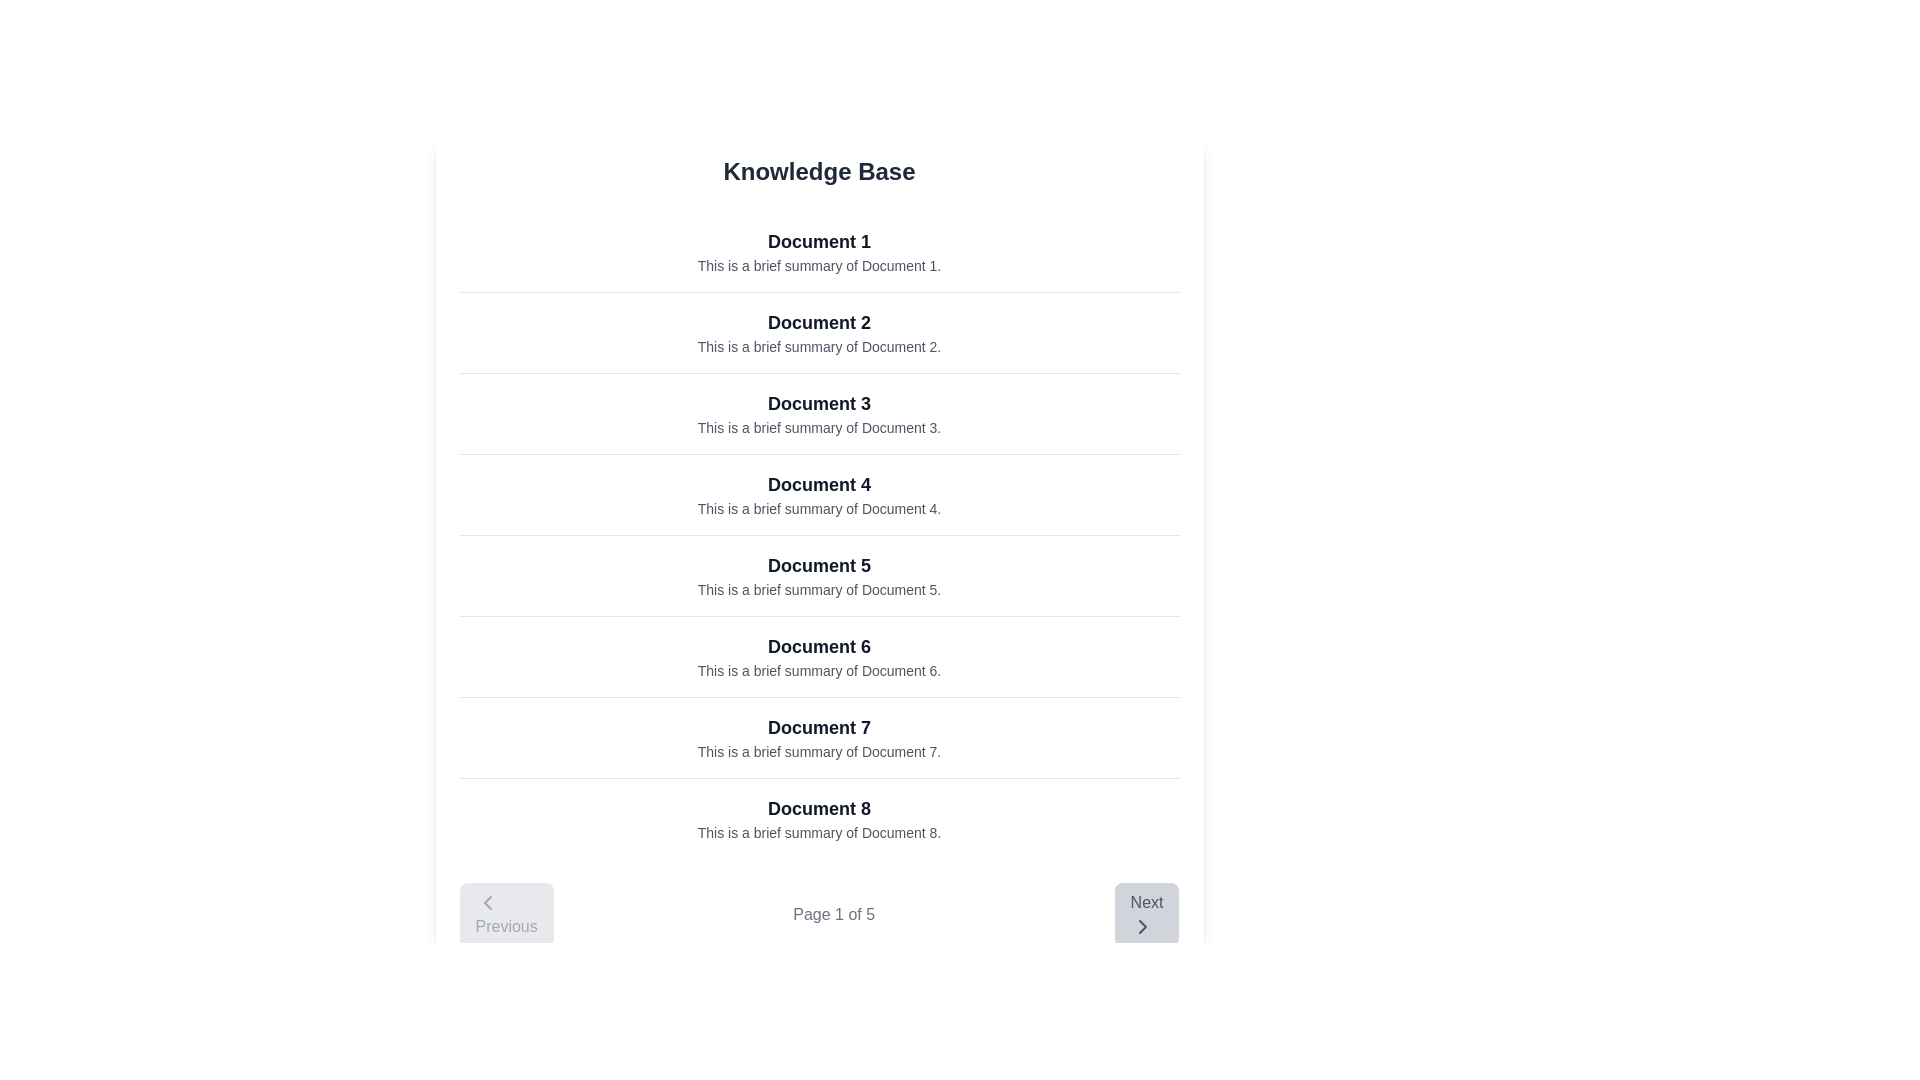 The image size is (1920, 1080). What do you see at coordinates (819, 508) in the screenshot?
I see `the text label that reads 'This is a brief summary of Document 4.', which is located directly below the 'Document 4' heading` at bounding box center [819, 508].